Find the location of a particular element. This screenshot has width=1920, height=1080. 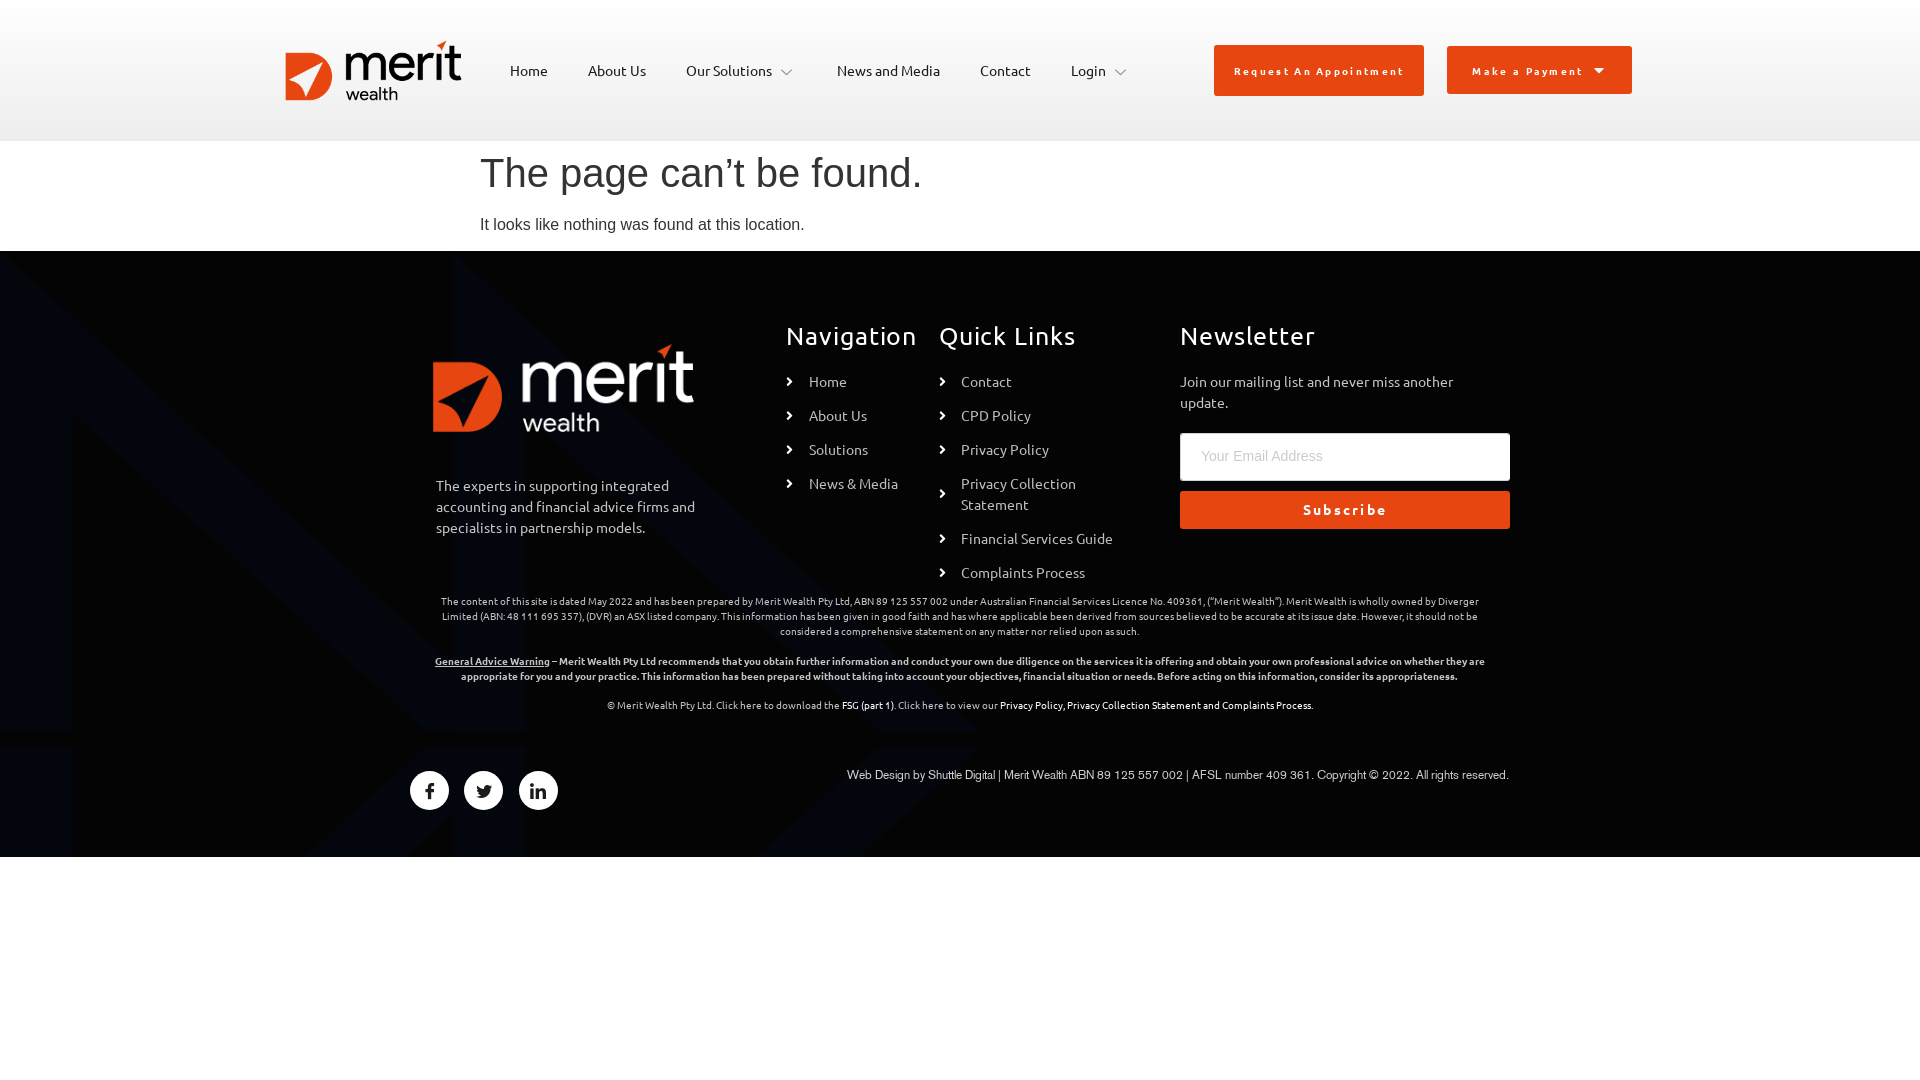

'Solutions' is located at coordinates (785, 448).